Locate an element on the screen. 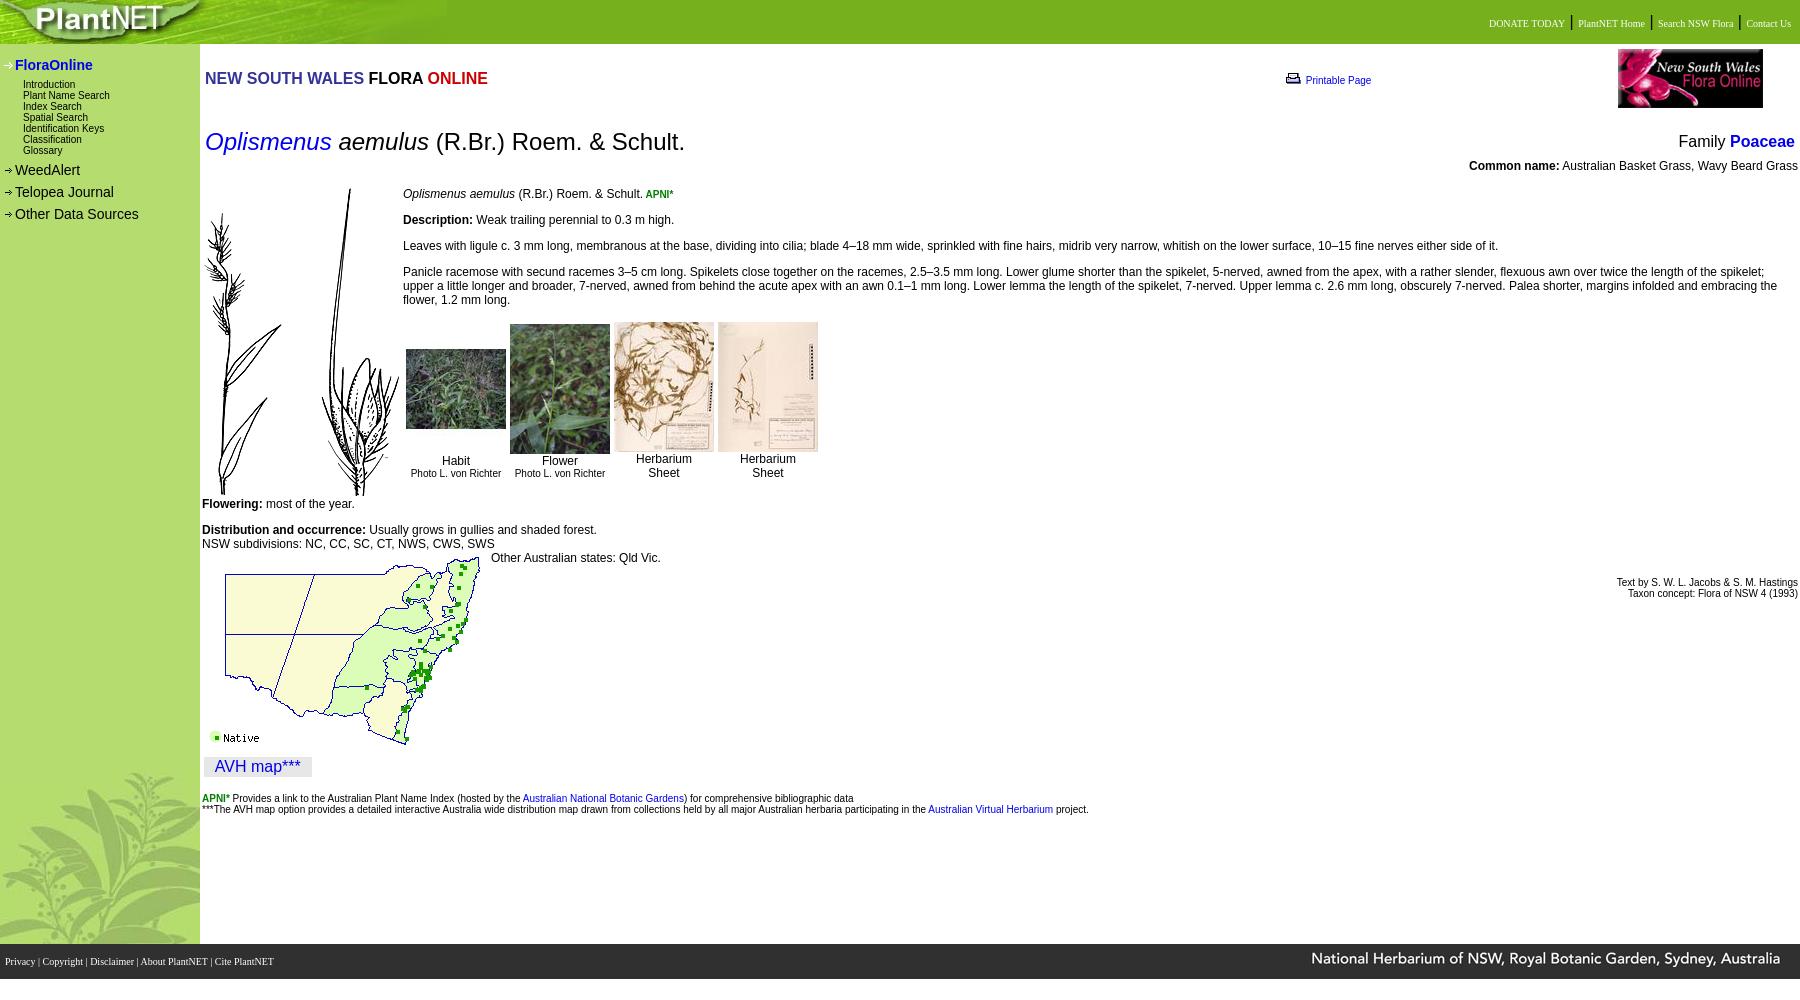 The image size is (1800, 1000). 'ONLINE' is located at coordinates (456, 76).